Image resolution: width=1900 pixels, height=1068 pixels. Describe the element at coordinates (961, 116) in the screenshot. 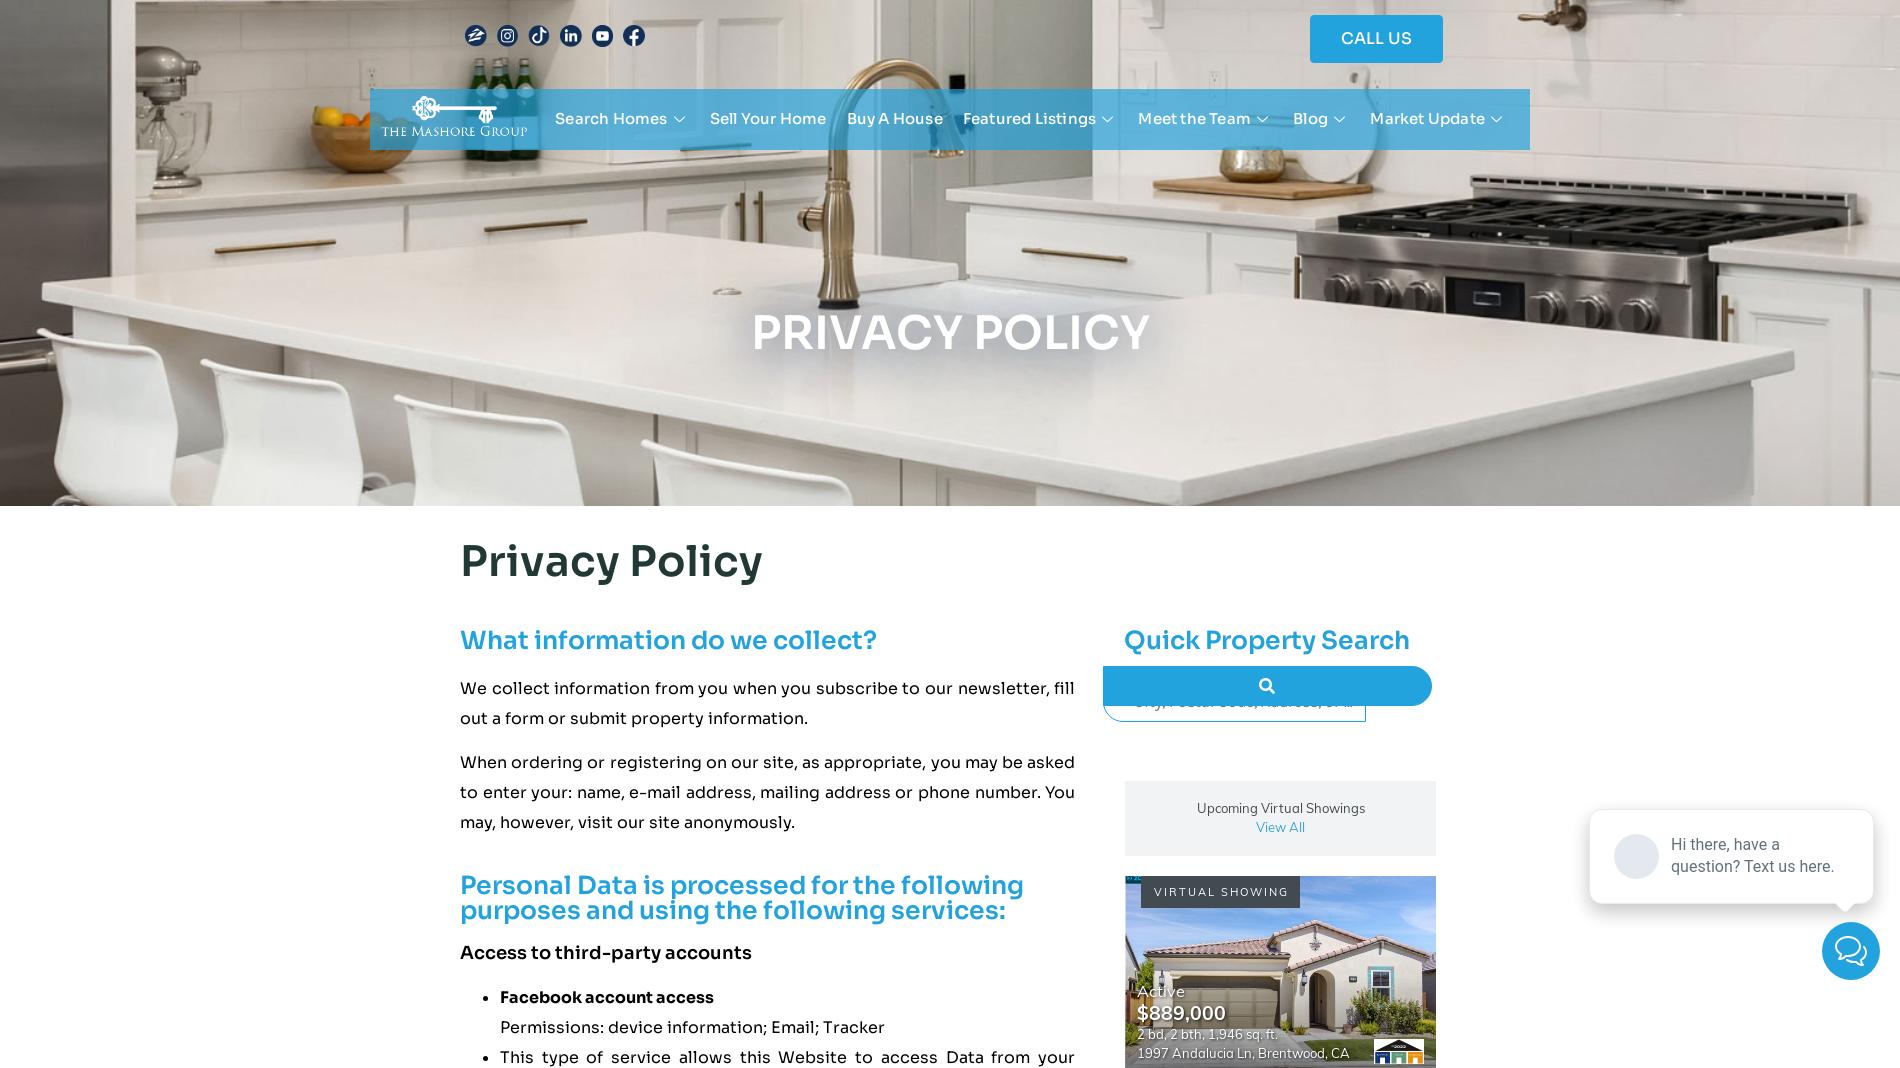

I see `'Featured Listings'` at that location.